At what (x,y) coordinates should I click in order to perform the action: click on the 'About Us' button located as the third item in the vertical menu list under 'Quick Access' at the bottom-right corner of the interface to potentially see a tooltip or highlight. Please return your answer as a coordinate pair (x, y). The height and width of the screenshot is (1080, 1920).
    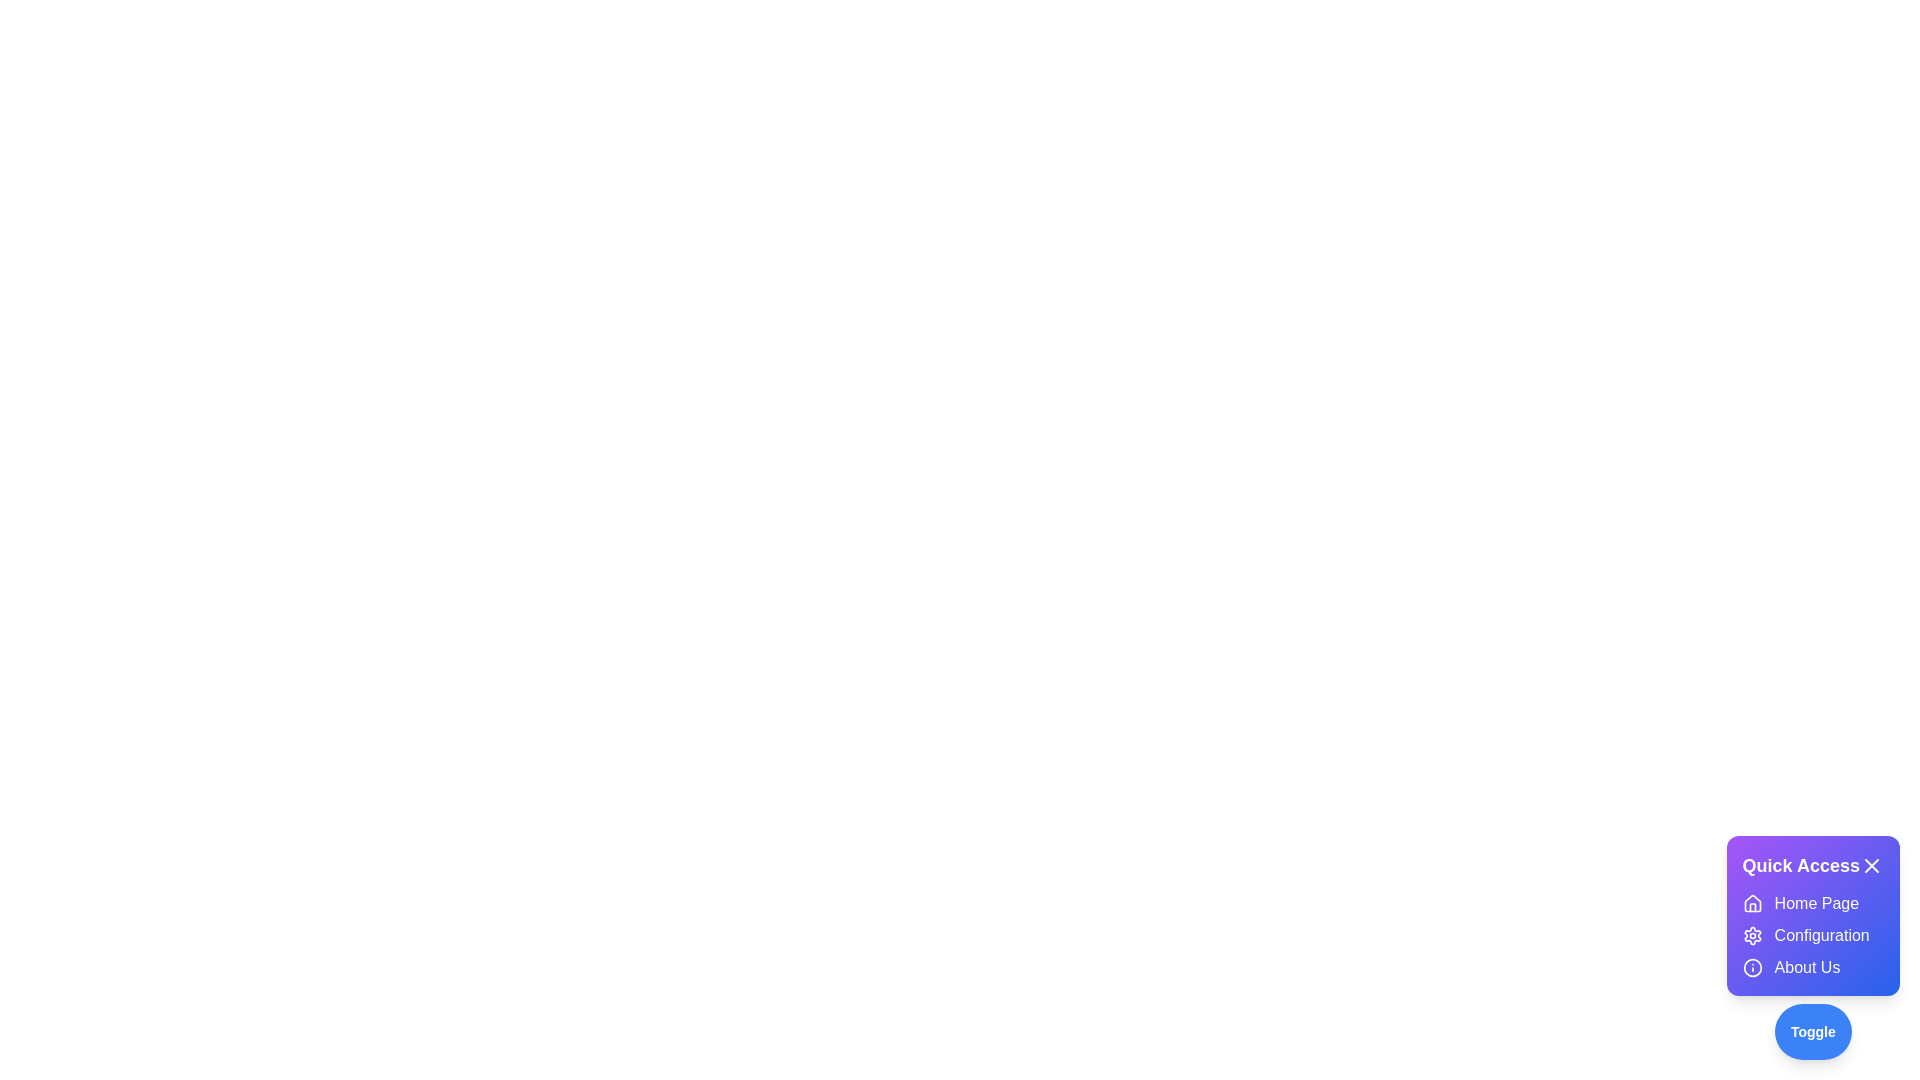
    Looking at the image, I should click on (1813, 967).